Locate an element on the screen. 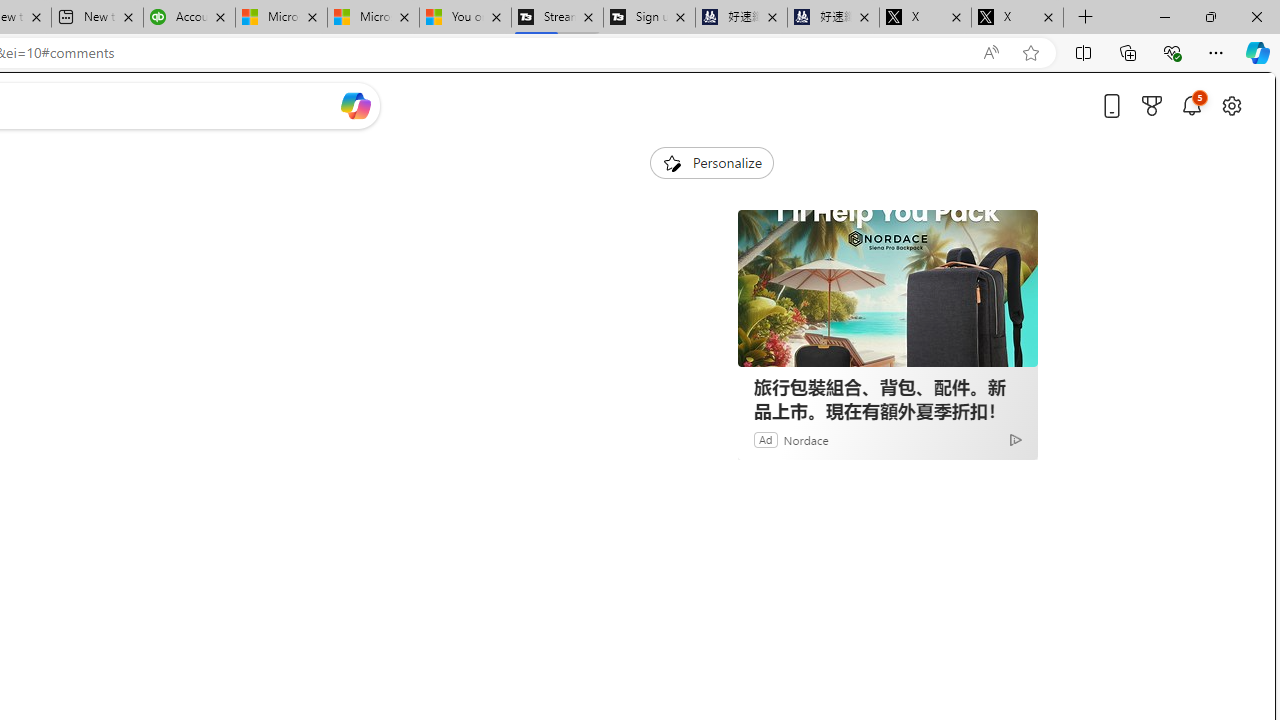 This screenshot has height=720, width=1280. 'To get missing image descriptions, open the context menu.' is located at coordinates (671, 161).